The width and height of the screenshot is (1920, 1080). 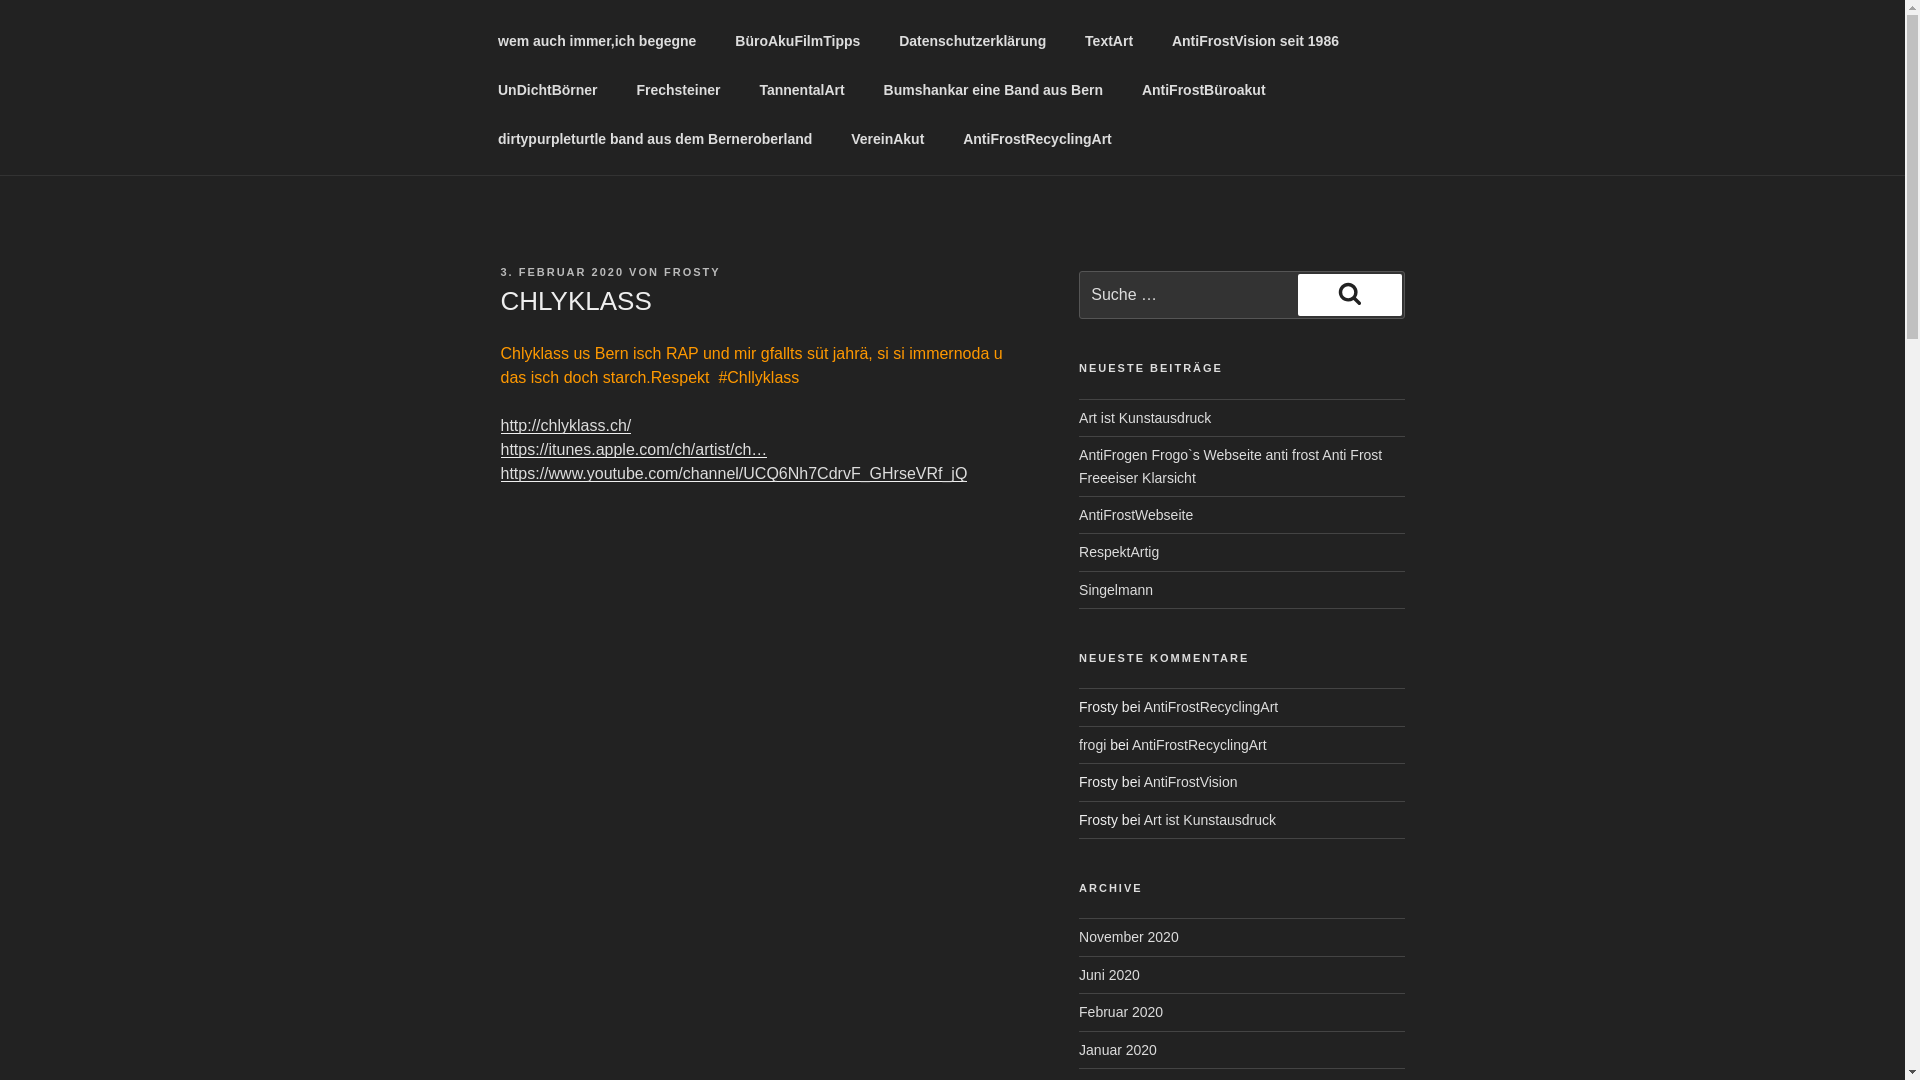 I want to click on 'TextArt', so click(x=1108, y=41).